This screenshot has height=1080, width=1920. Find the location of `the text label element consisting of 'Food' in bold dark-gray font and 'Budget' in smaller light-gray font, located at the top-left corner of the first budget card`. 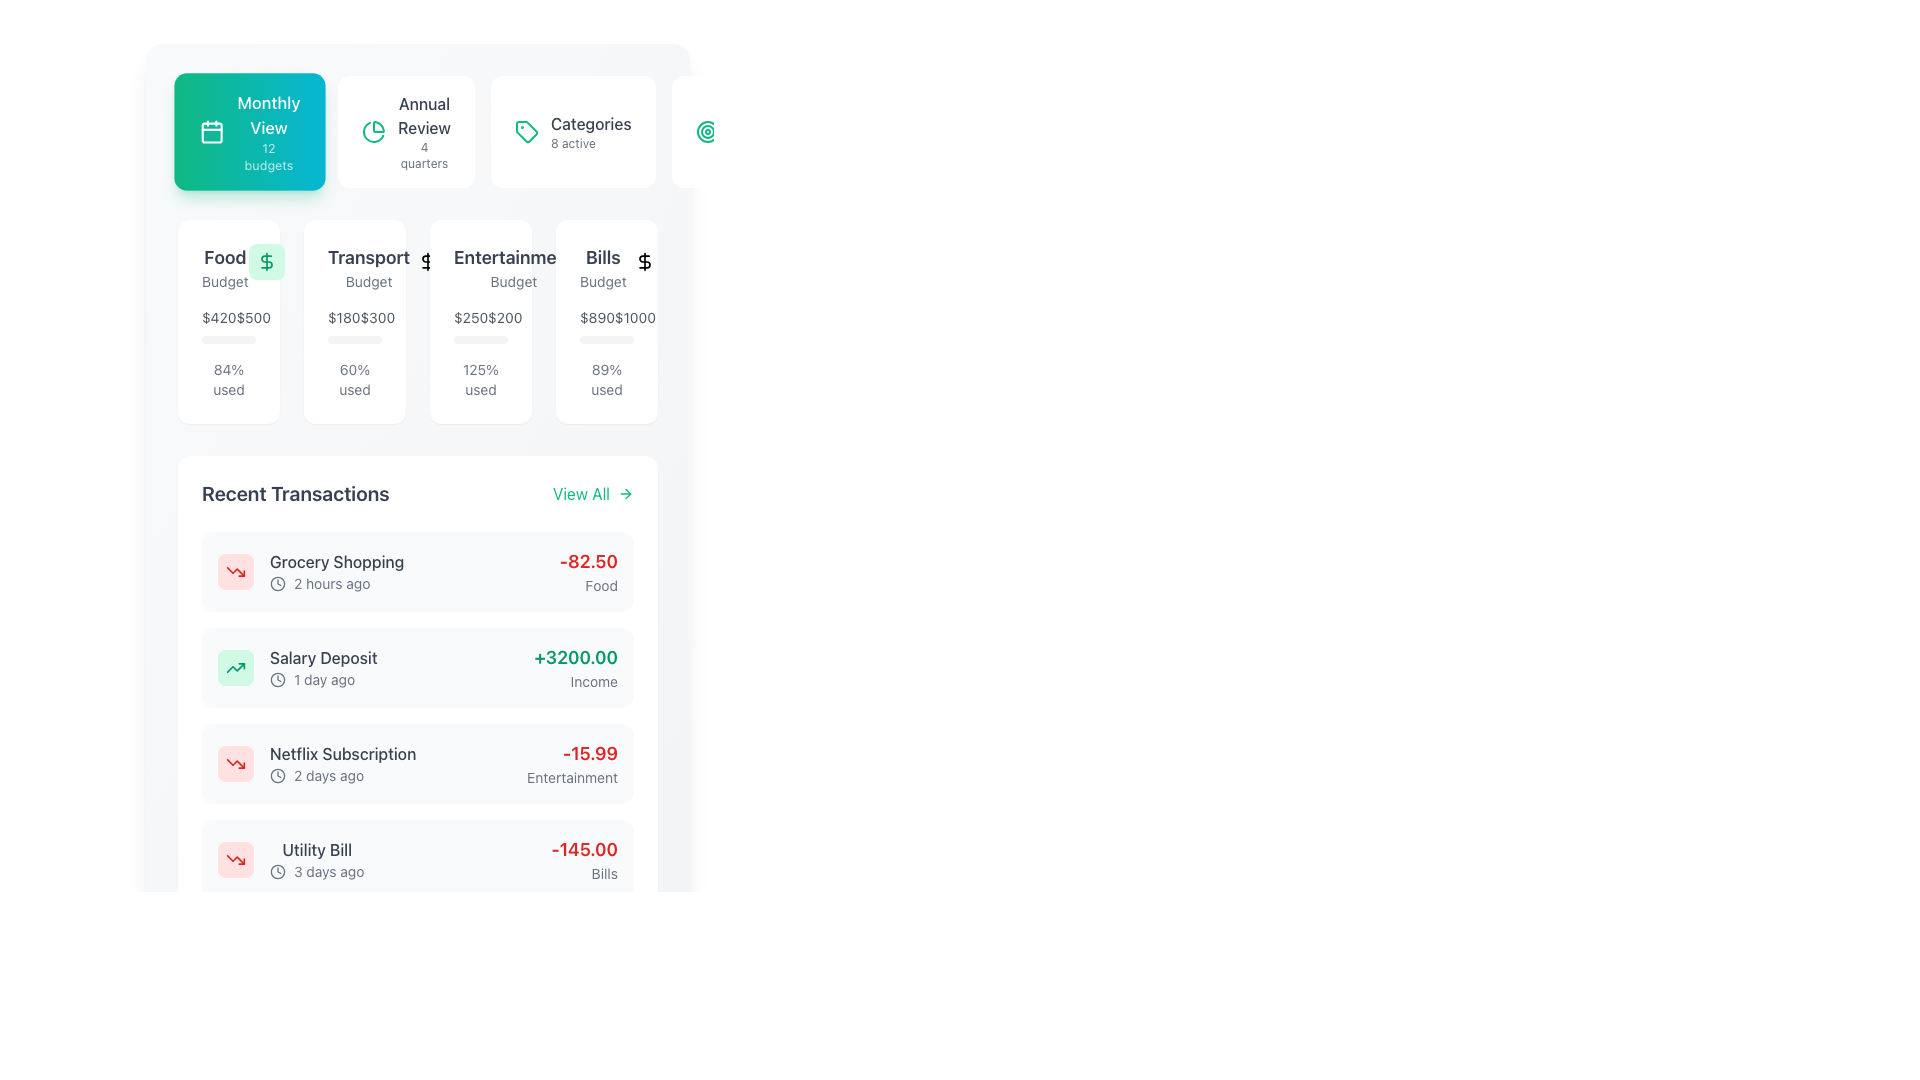

the text label element consisting of 'Food' in bold dark-gray font and 'Budget' in smaller light-gray font, located at the top-left corner of the first budget card is located at coordinates (225, 266).